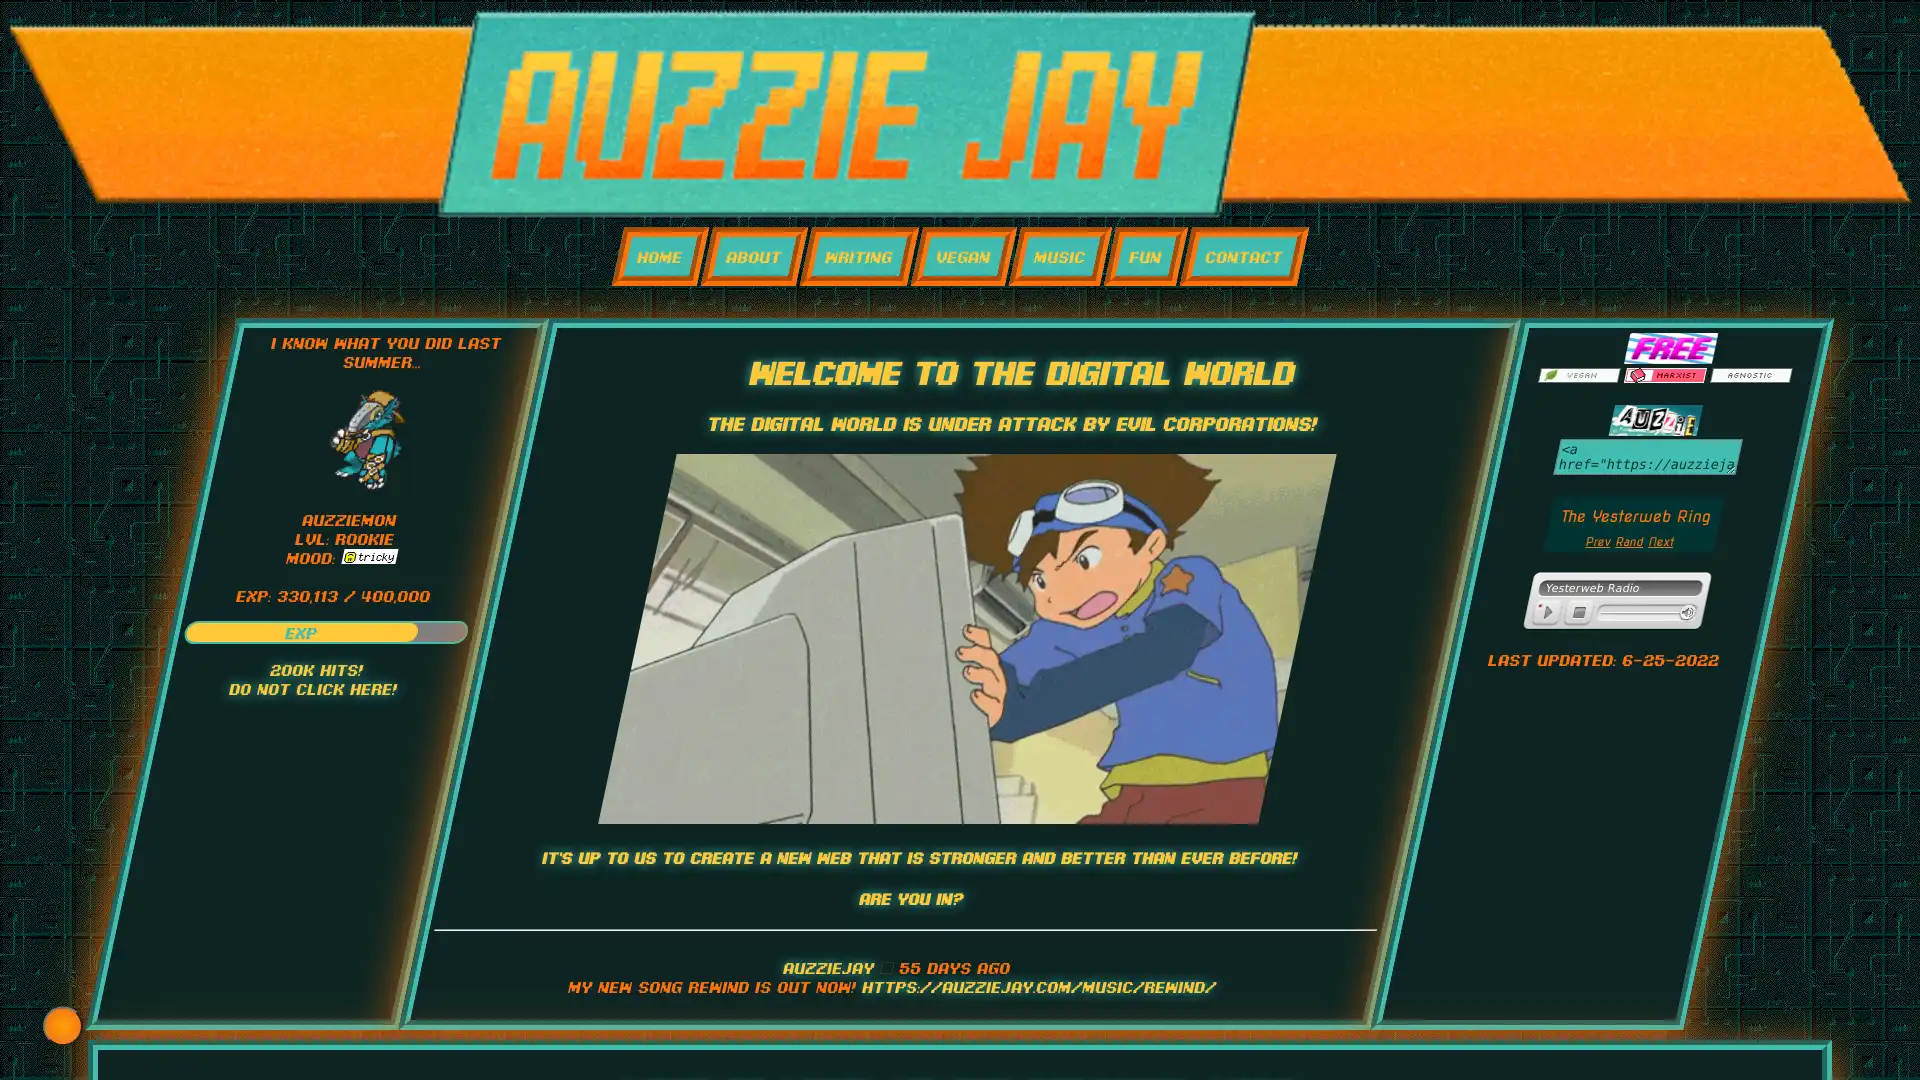  Describe the element at coordinates (963, 255) in the screenshot. I see `VEGAN` at that location.